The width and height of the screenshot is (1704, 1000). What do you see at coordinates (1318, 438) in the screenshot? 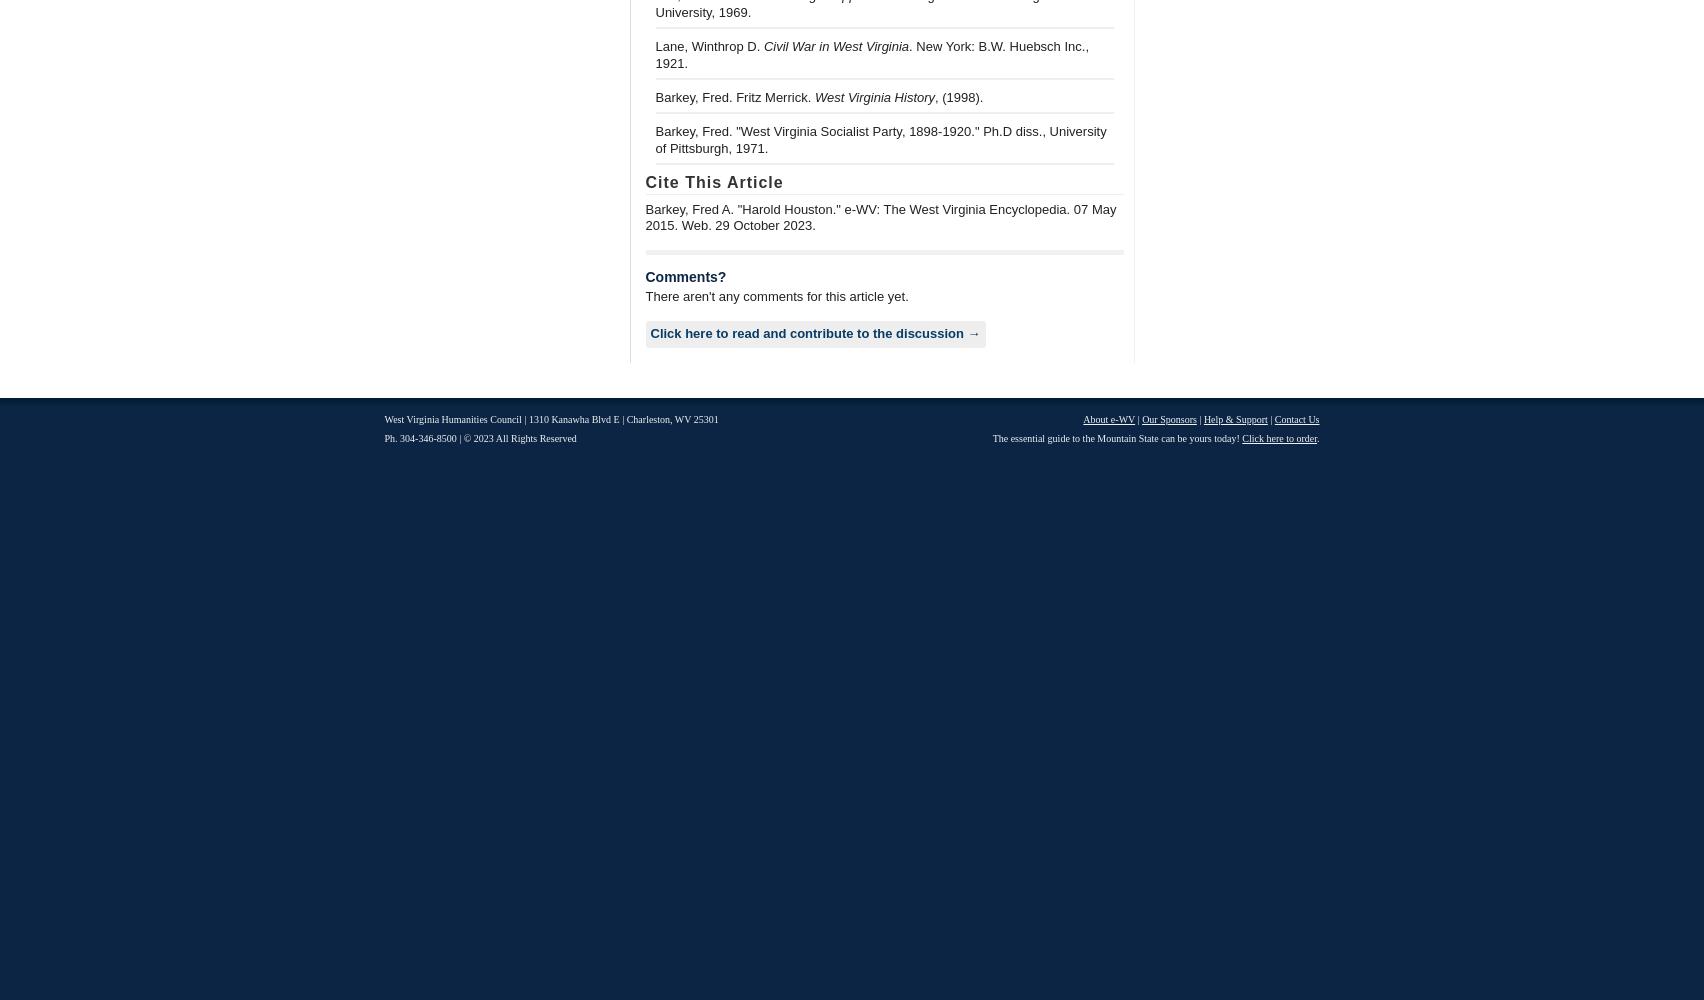
I see `'.'` at bounding box center [1318, 438].